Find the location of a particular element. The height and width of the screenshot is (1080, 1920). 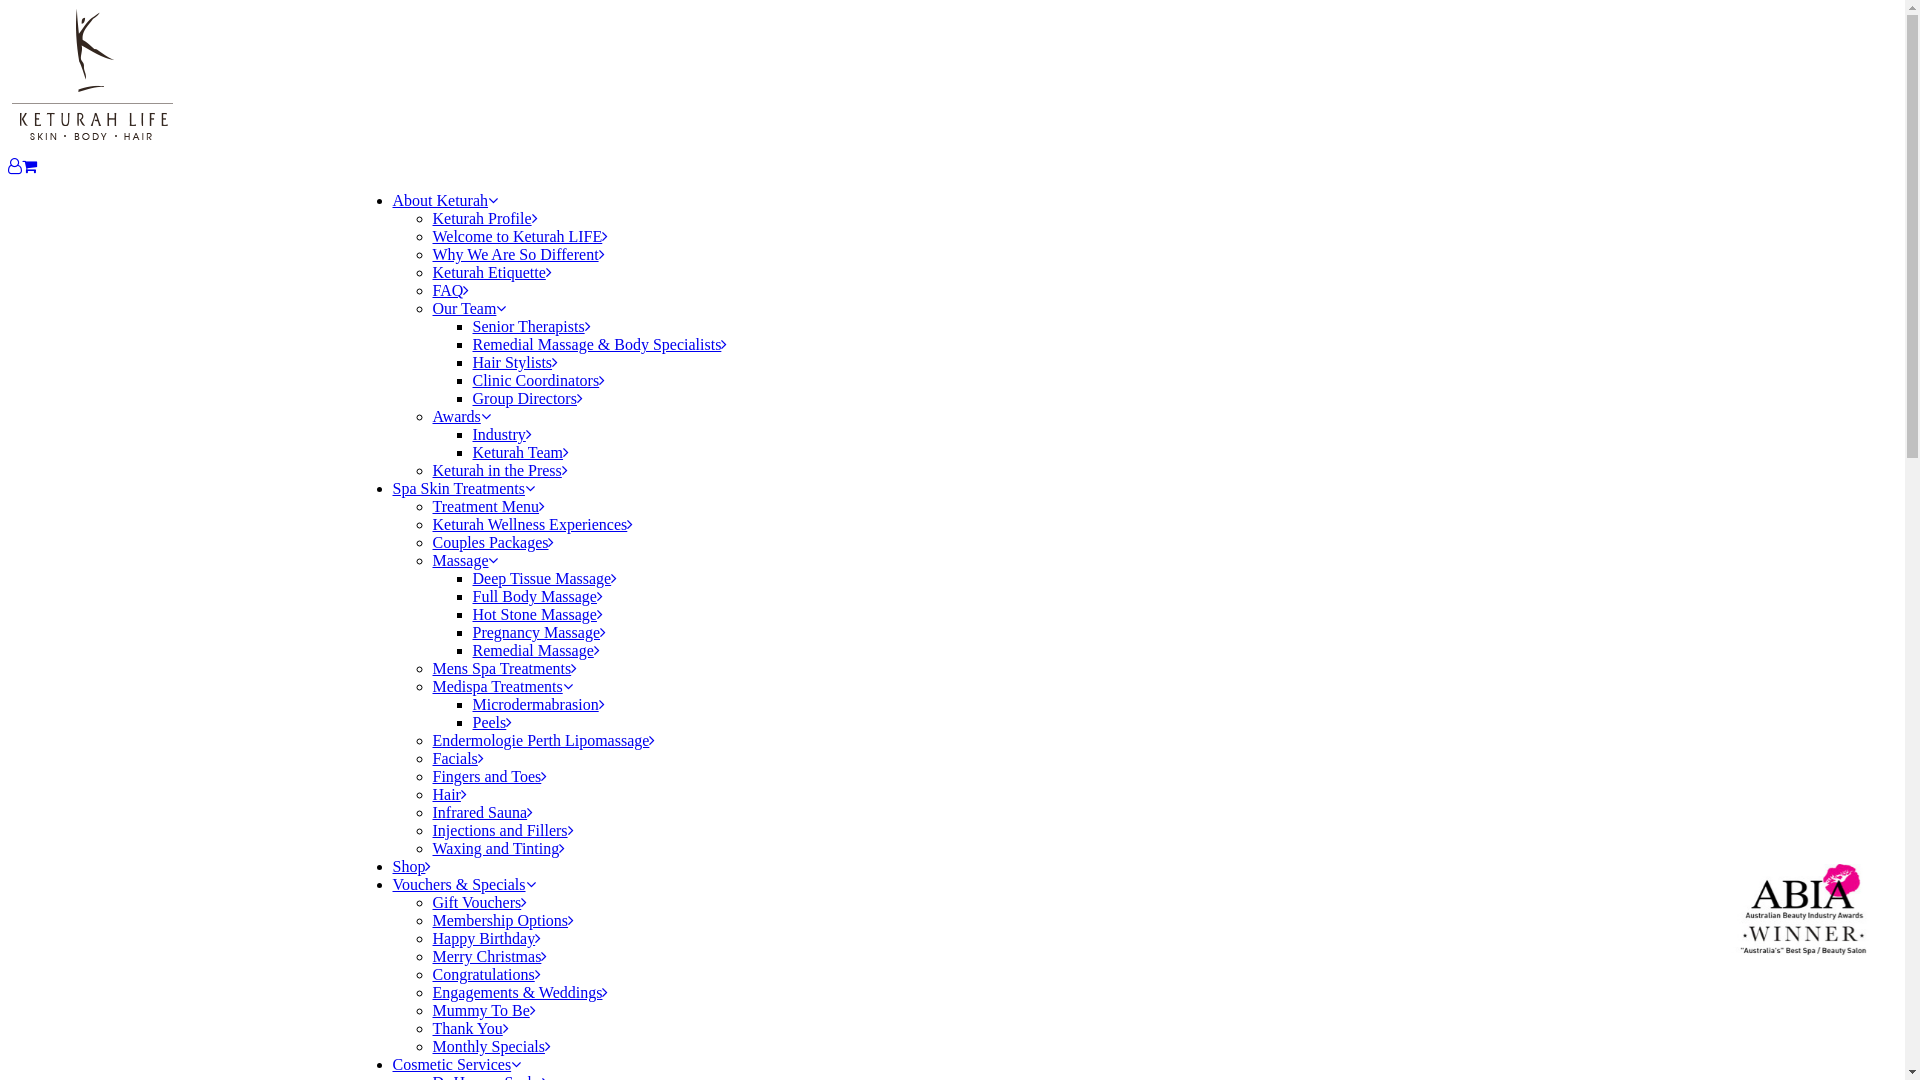

'Our Team' is located at coordinates (468, 308).